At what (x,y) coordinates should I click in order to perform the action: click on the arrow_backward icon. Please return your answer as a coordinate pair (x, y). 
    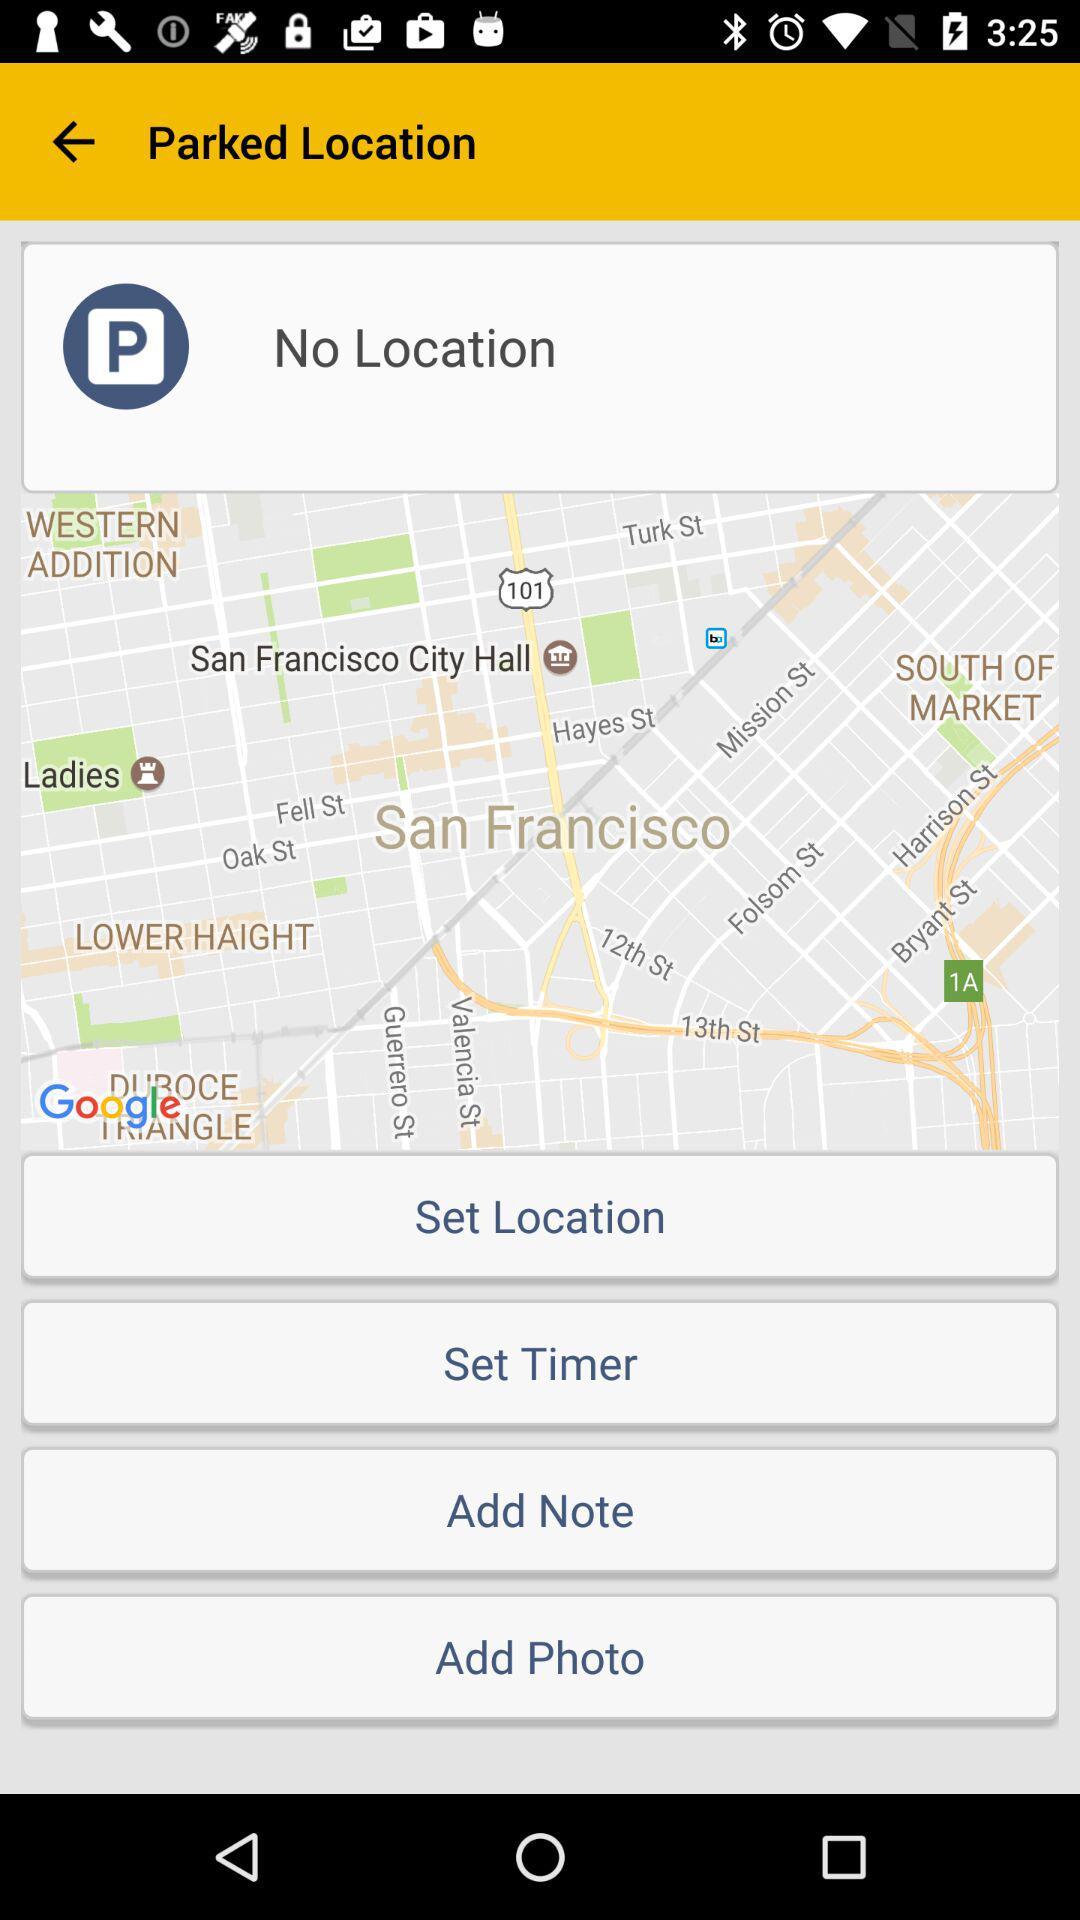
    Looking at the image, I should click on (72, 140).